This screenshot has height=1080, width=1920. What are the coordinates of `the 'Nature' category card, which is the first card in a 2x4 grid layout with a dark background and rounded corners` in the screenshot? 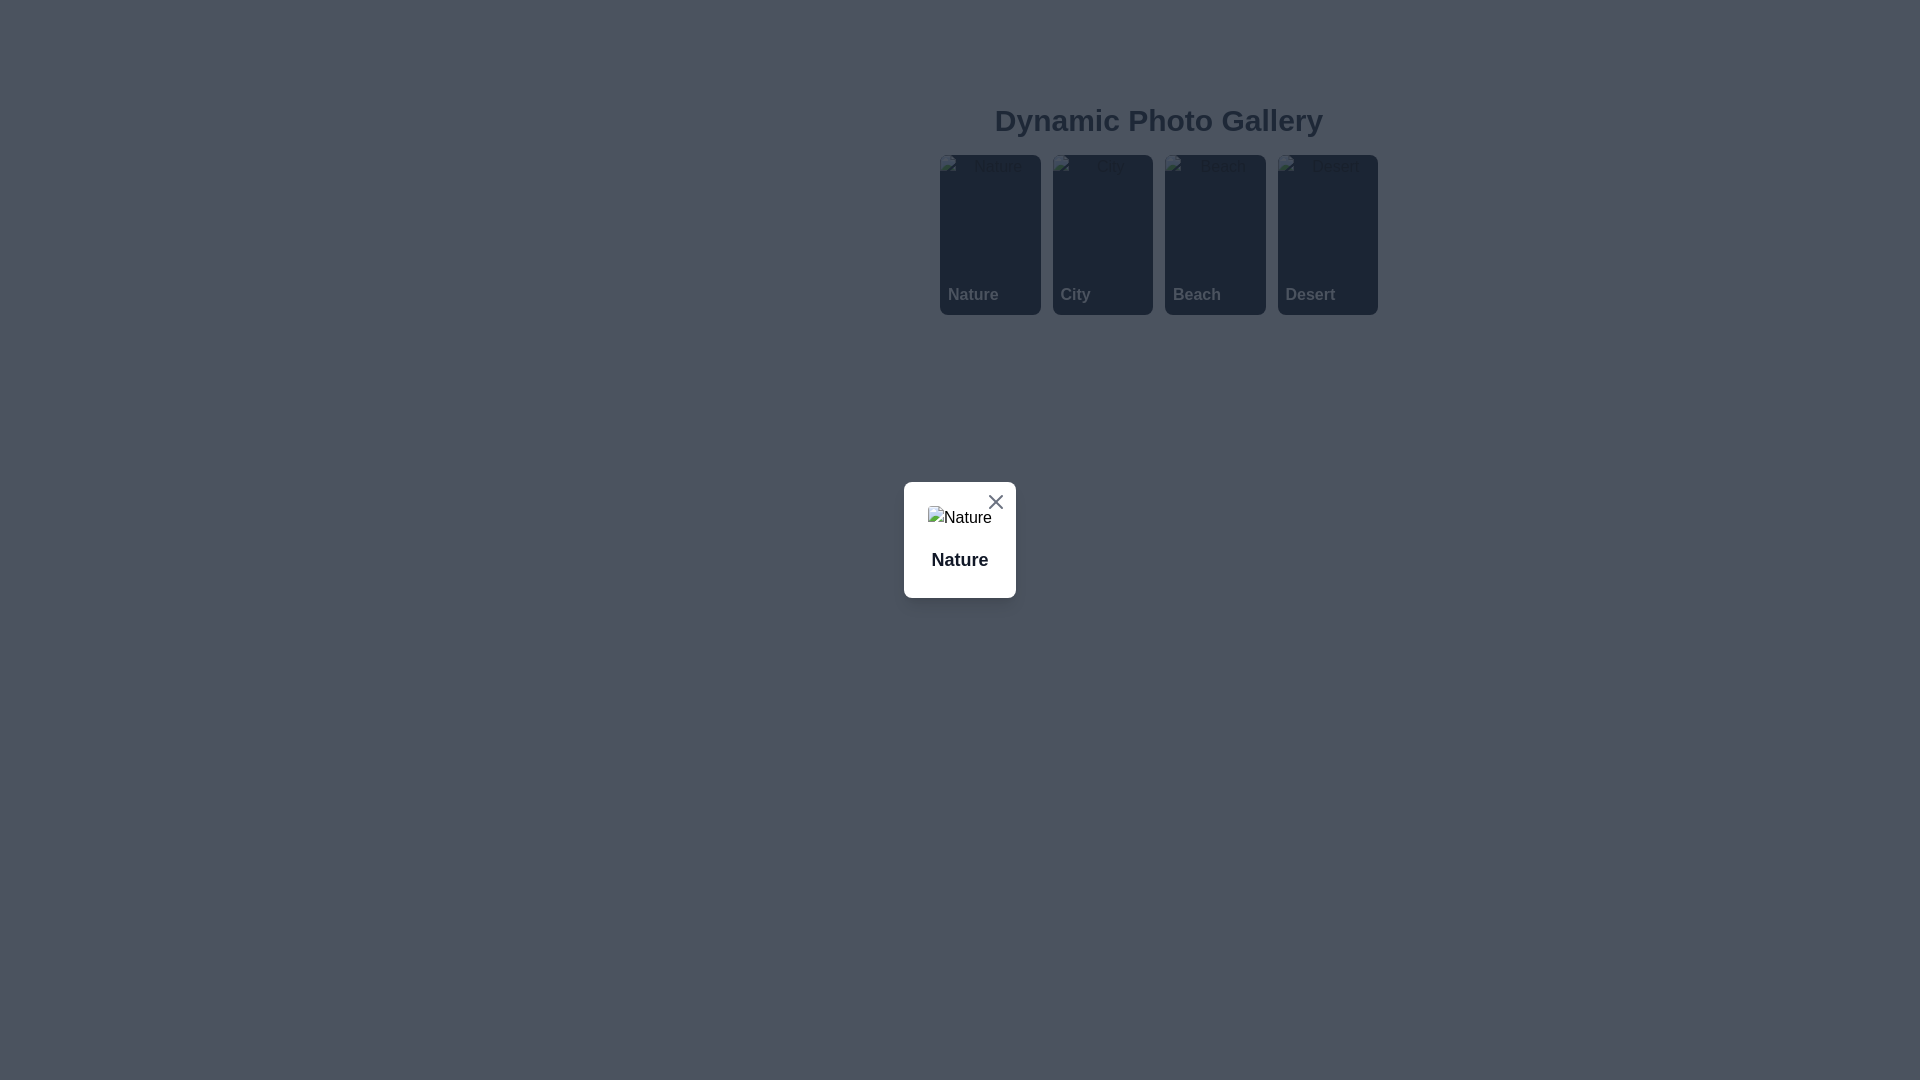 It's located at (990, 234).